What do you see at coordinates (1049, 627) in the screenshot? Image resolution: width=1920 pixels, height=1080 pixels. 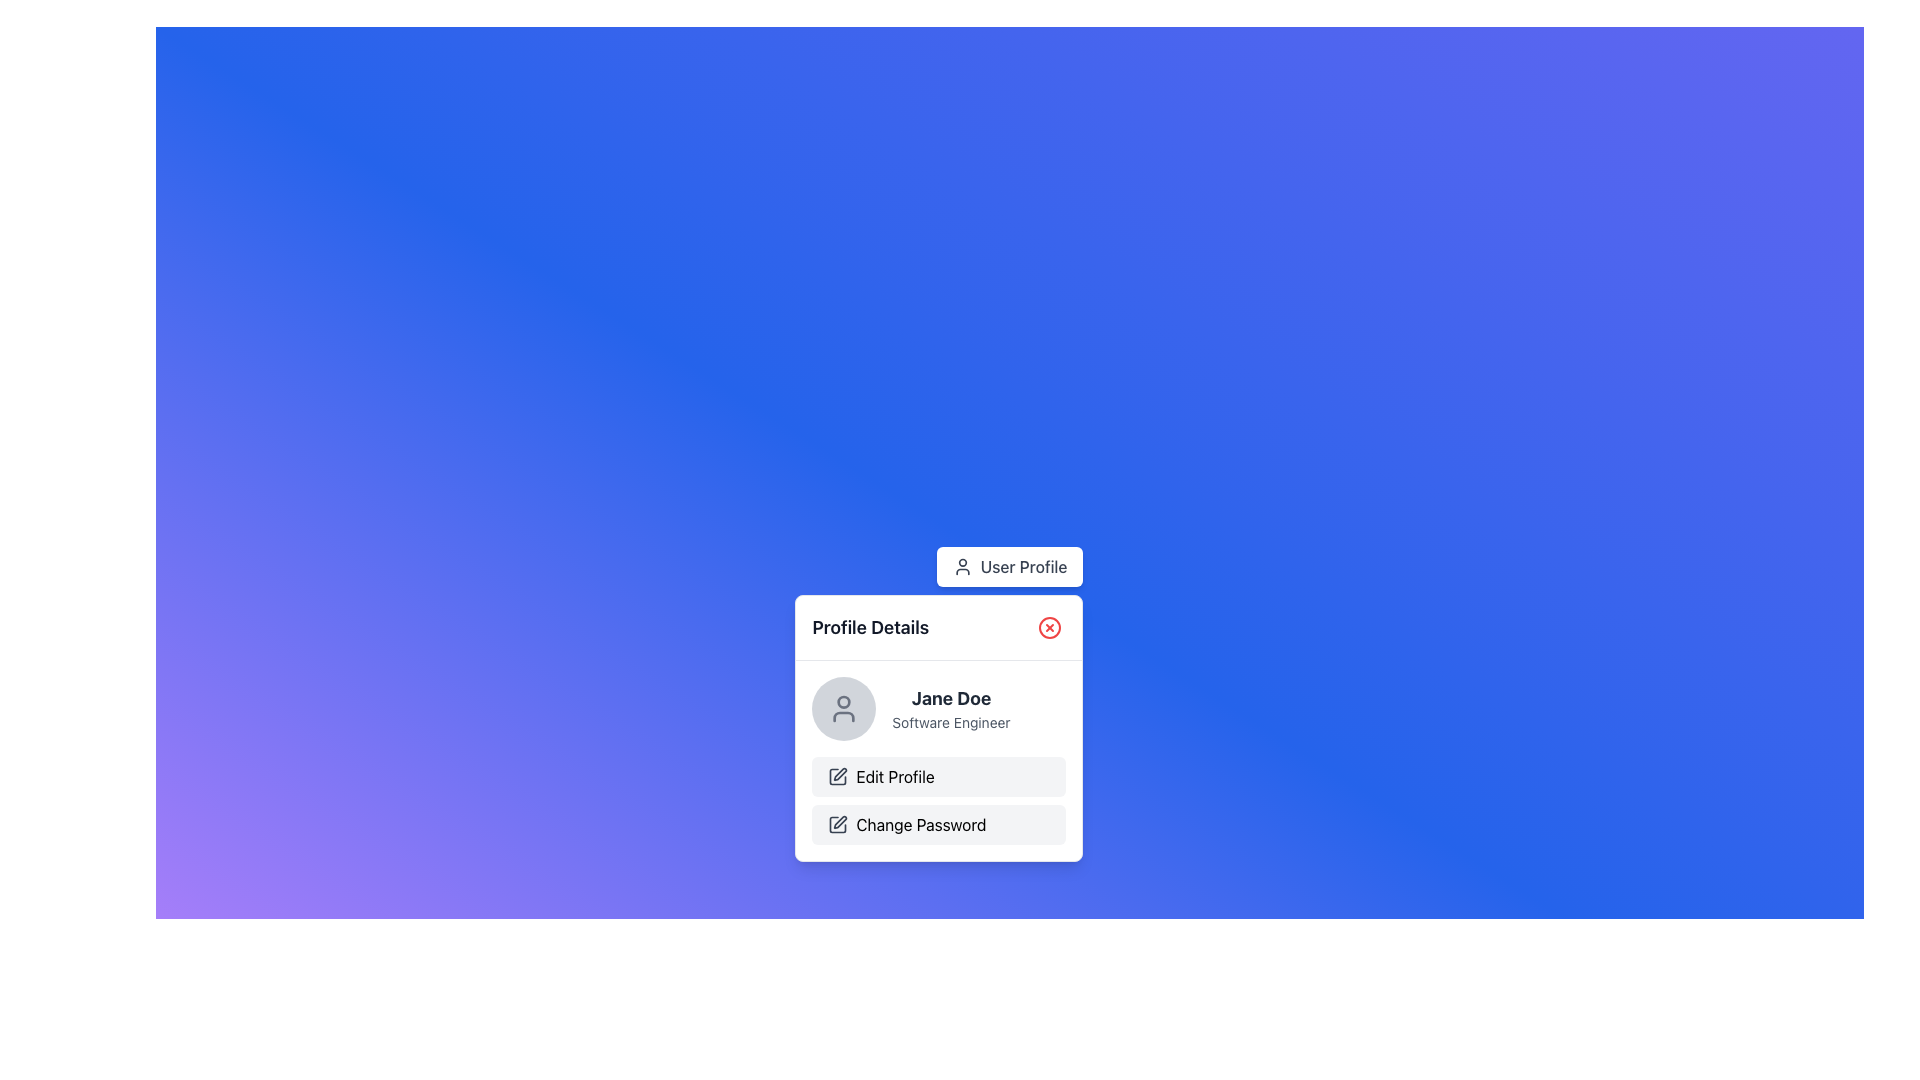 I see `the close button at the top-right corner of the 'Profile Details' card` at bounding box center [1049, 627].